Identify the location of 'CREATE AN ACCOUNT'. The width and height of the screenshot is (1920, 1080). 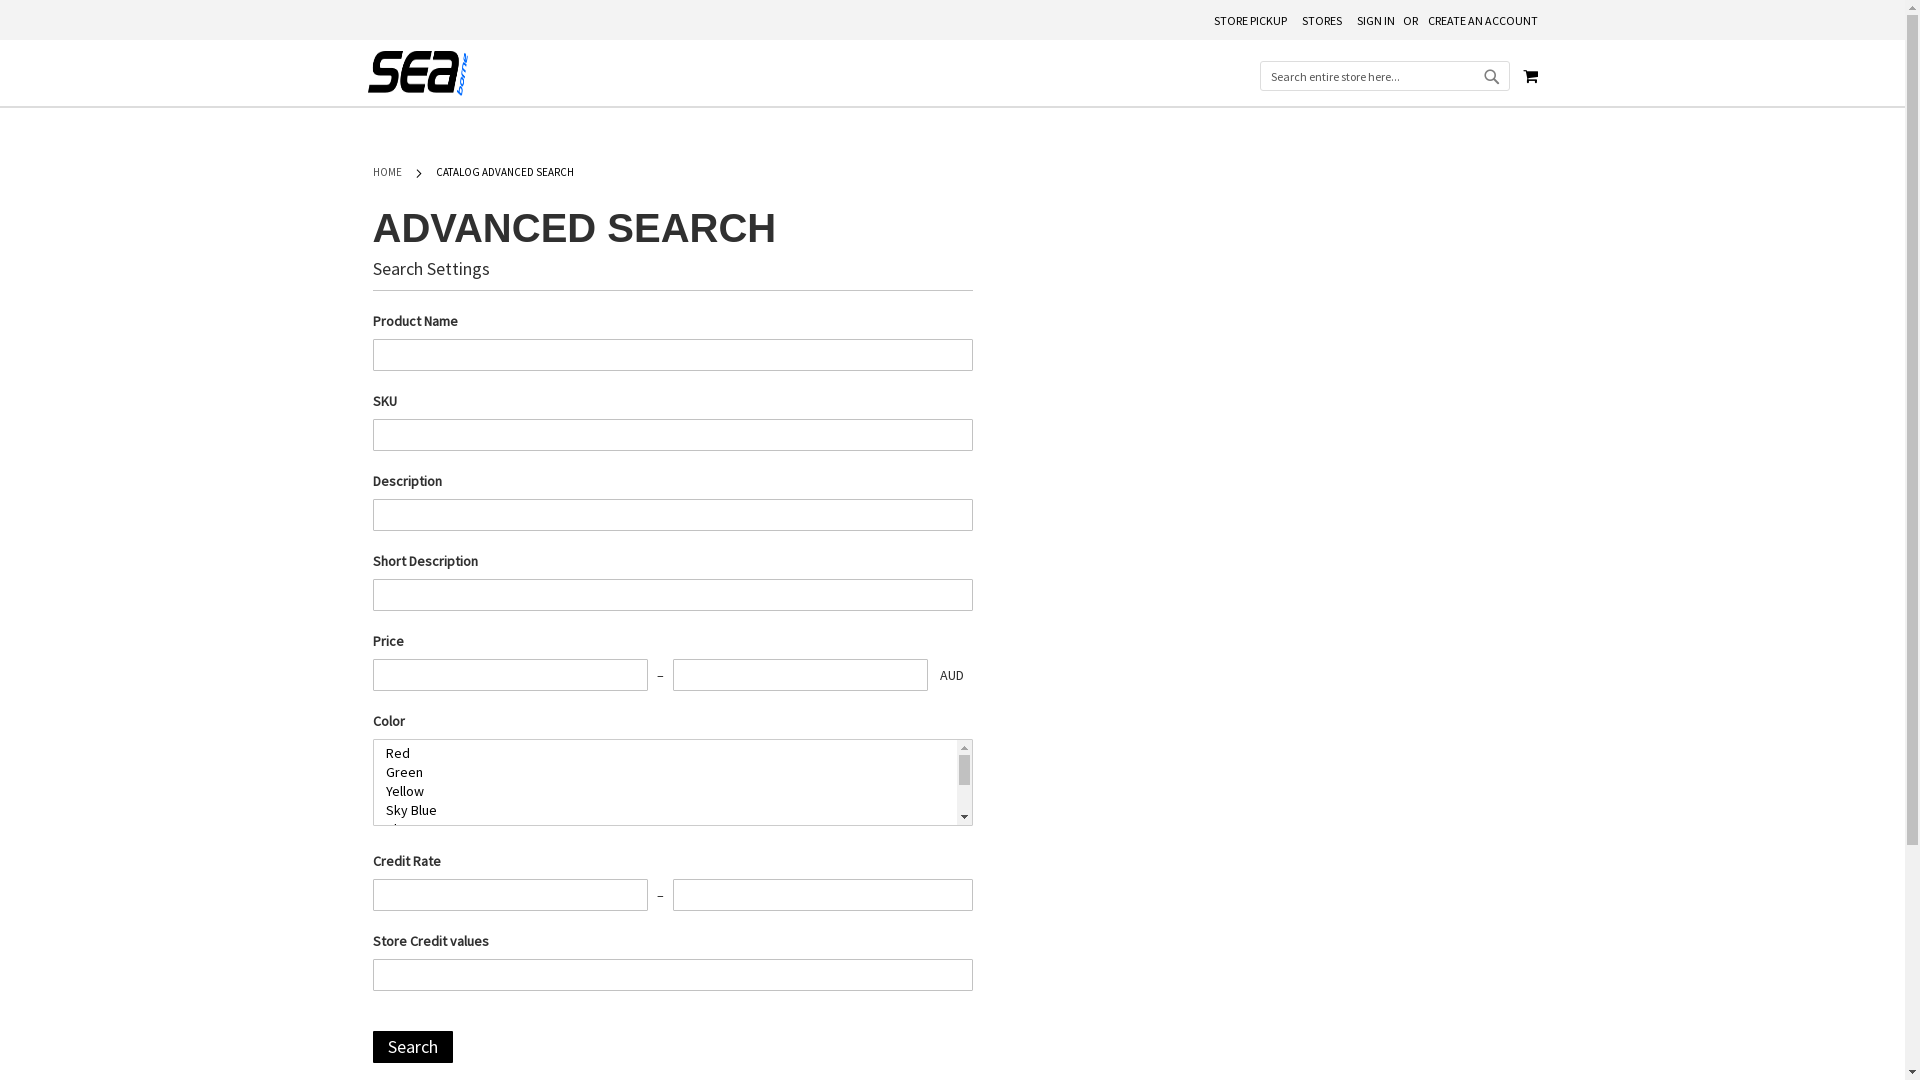
(1427, 21).